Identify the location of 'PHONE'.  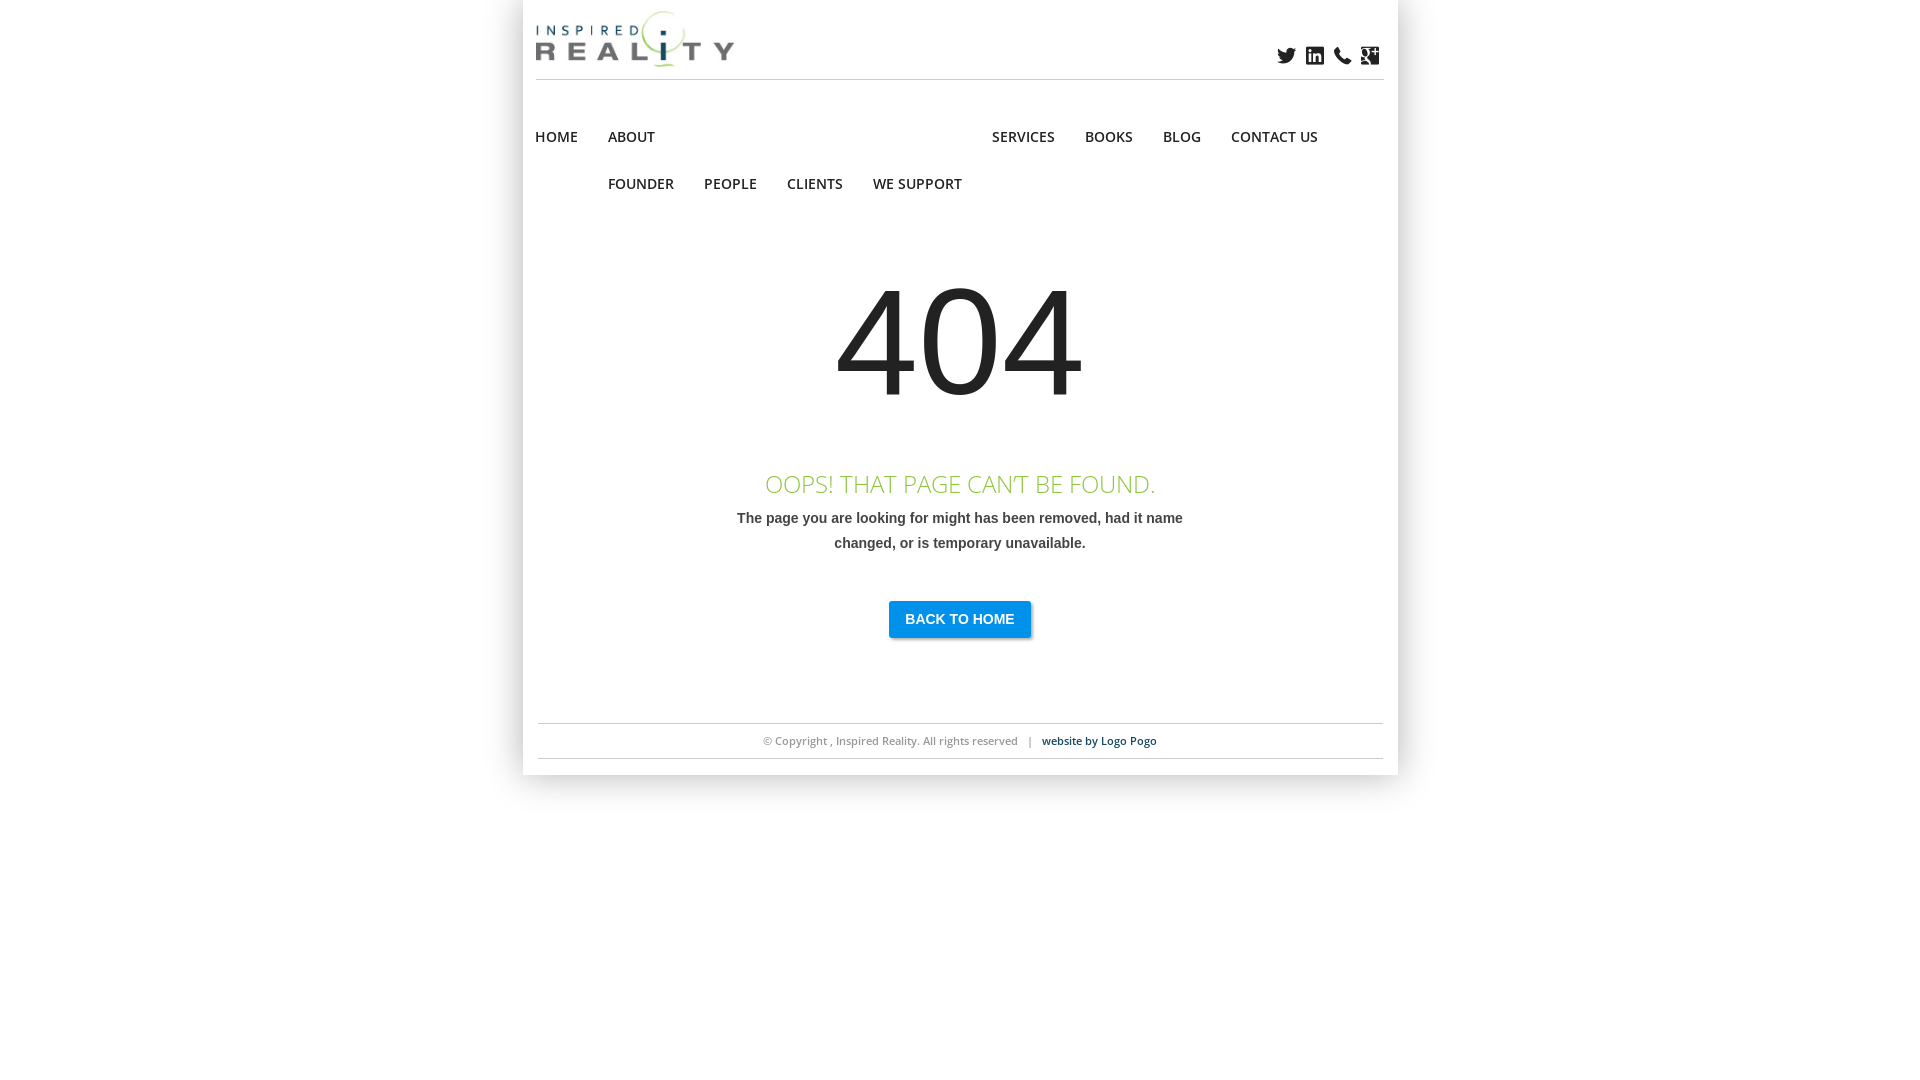
(1342, 55).